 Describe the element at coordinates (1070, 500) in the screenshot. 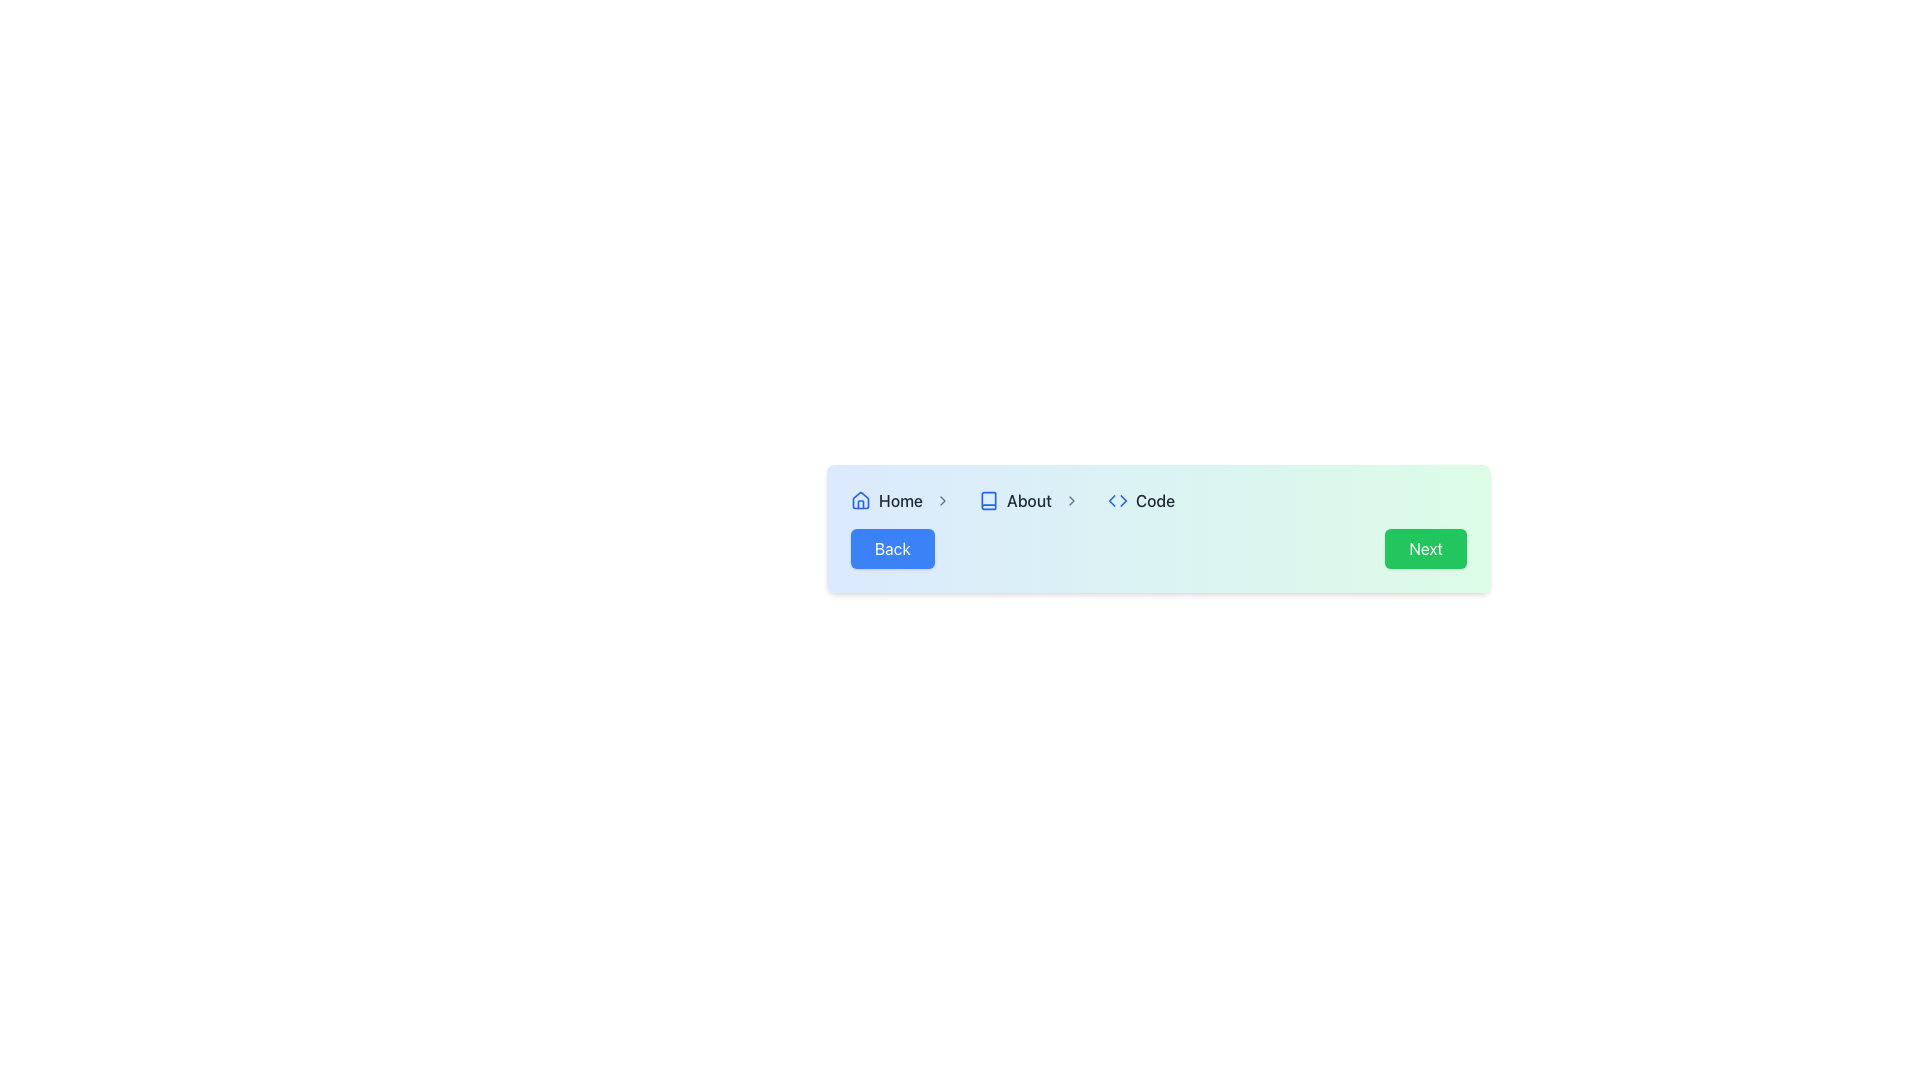

I see `the chevron icon located to the right of the 'About' link in the breadcrumb navigation bar, which indicates the hierarchical relationship of the current page` at that location.